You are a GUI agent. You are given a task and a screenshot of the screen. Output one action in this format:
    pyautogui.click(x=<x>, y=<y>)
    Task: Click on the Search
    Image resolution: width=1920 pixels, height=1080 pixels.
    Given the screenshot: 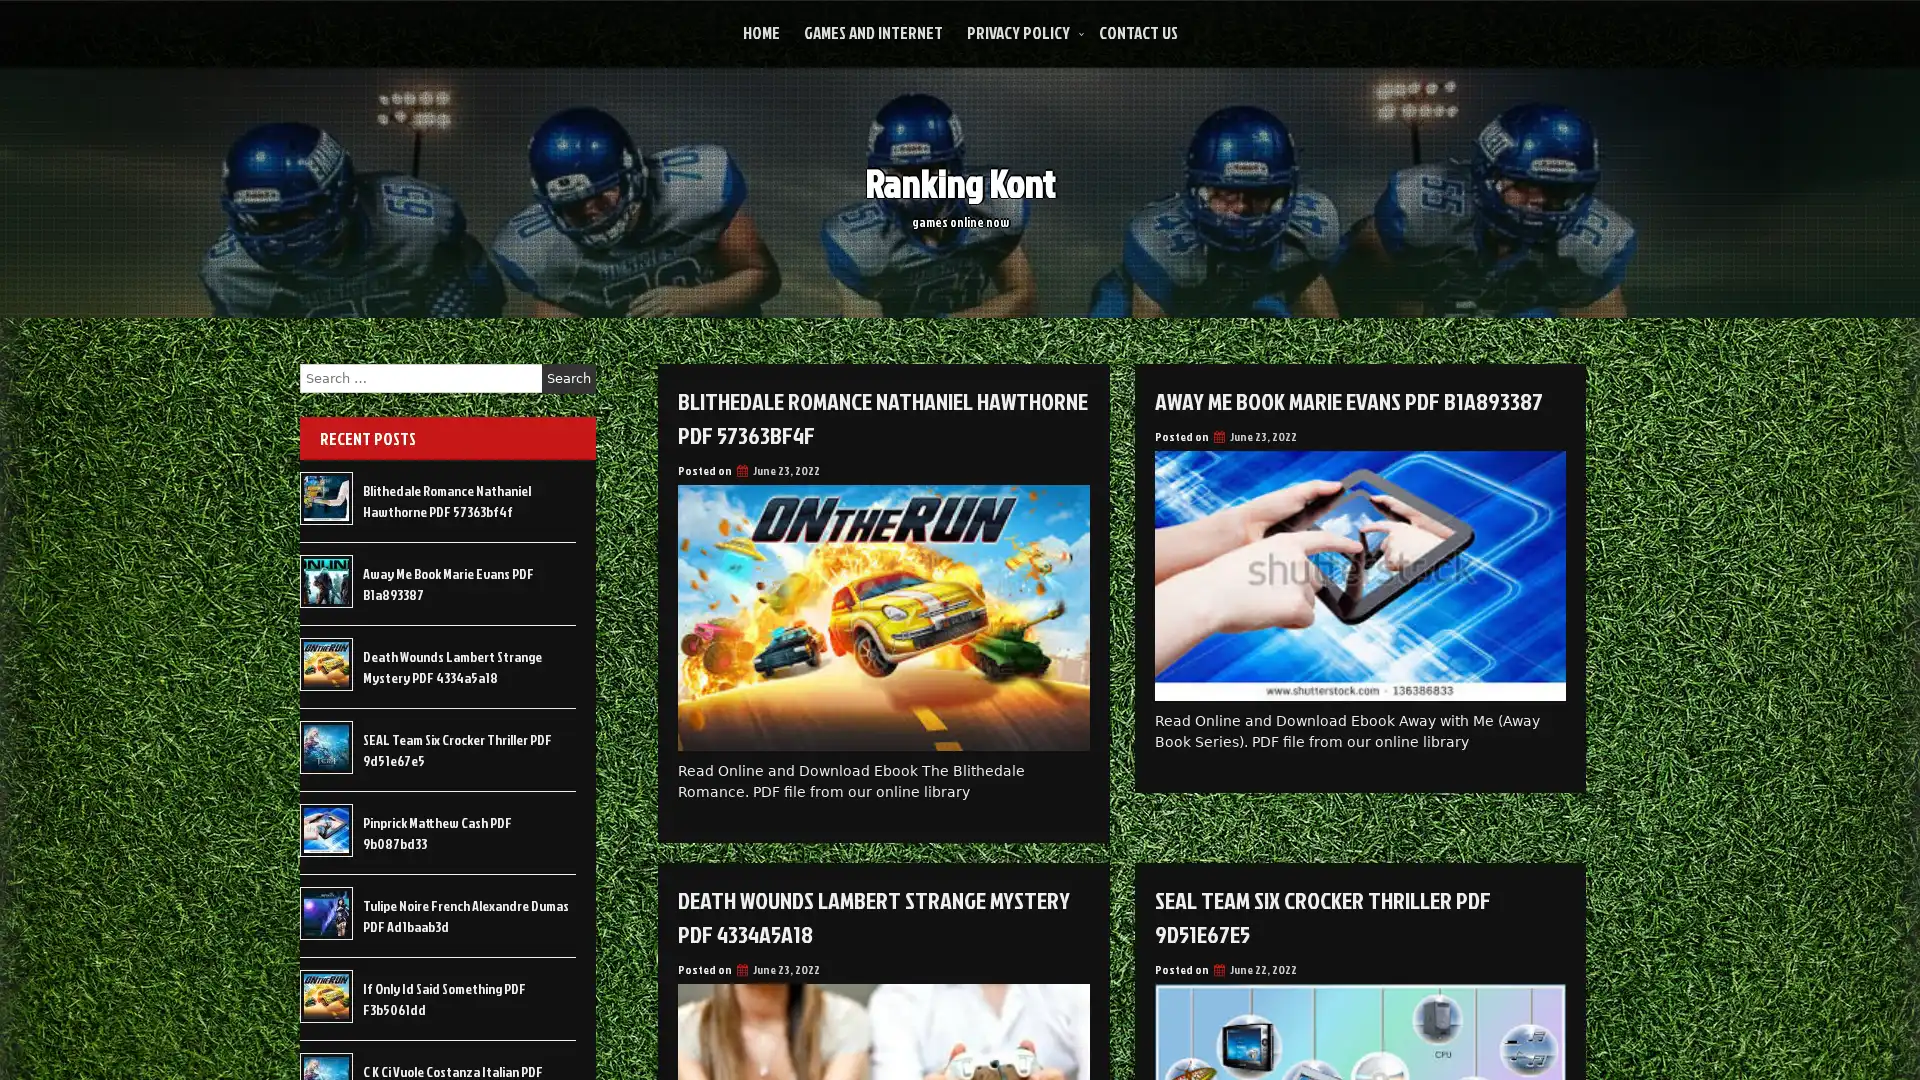 What is the action you would take?
    pyautogui.click(x=568, y=378)
    